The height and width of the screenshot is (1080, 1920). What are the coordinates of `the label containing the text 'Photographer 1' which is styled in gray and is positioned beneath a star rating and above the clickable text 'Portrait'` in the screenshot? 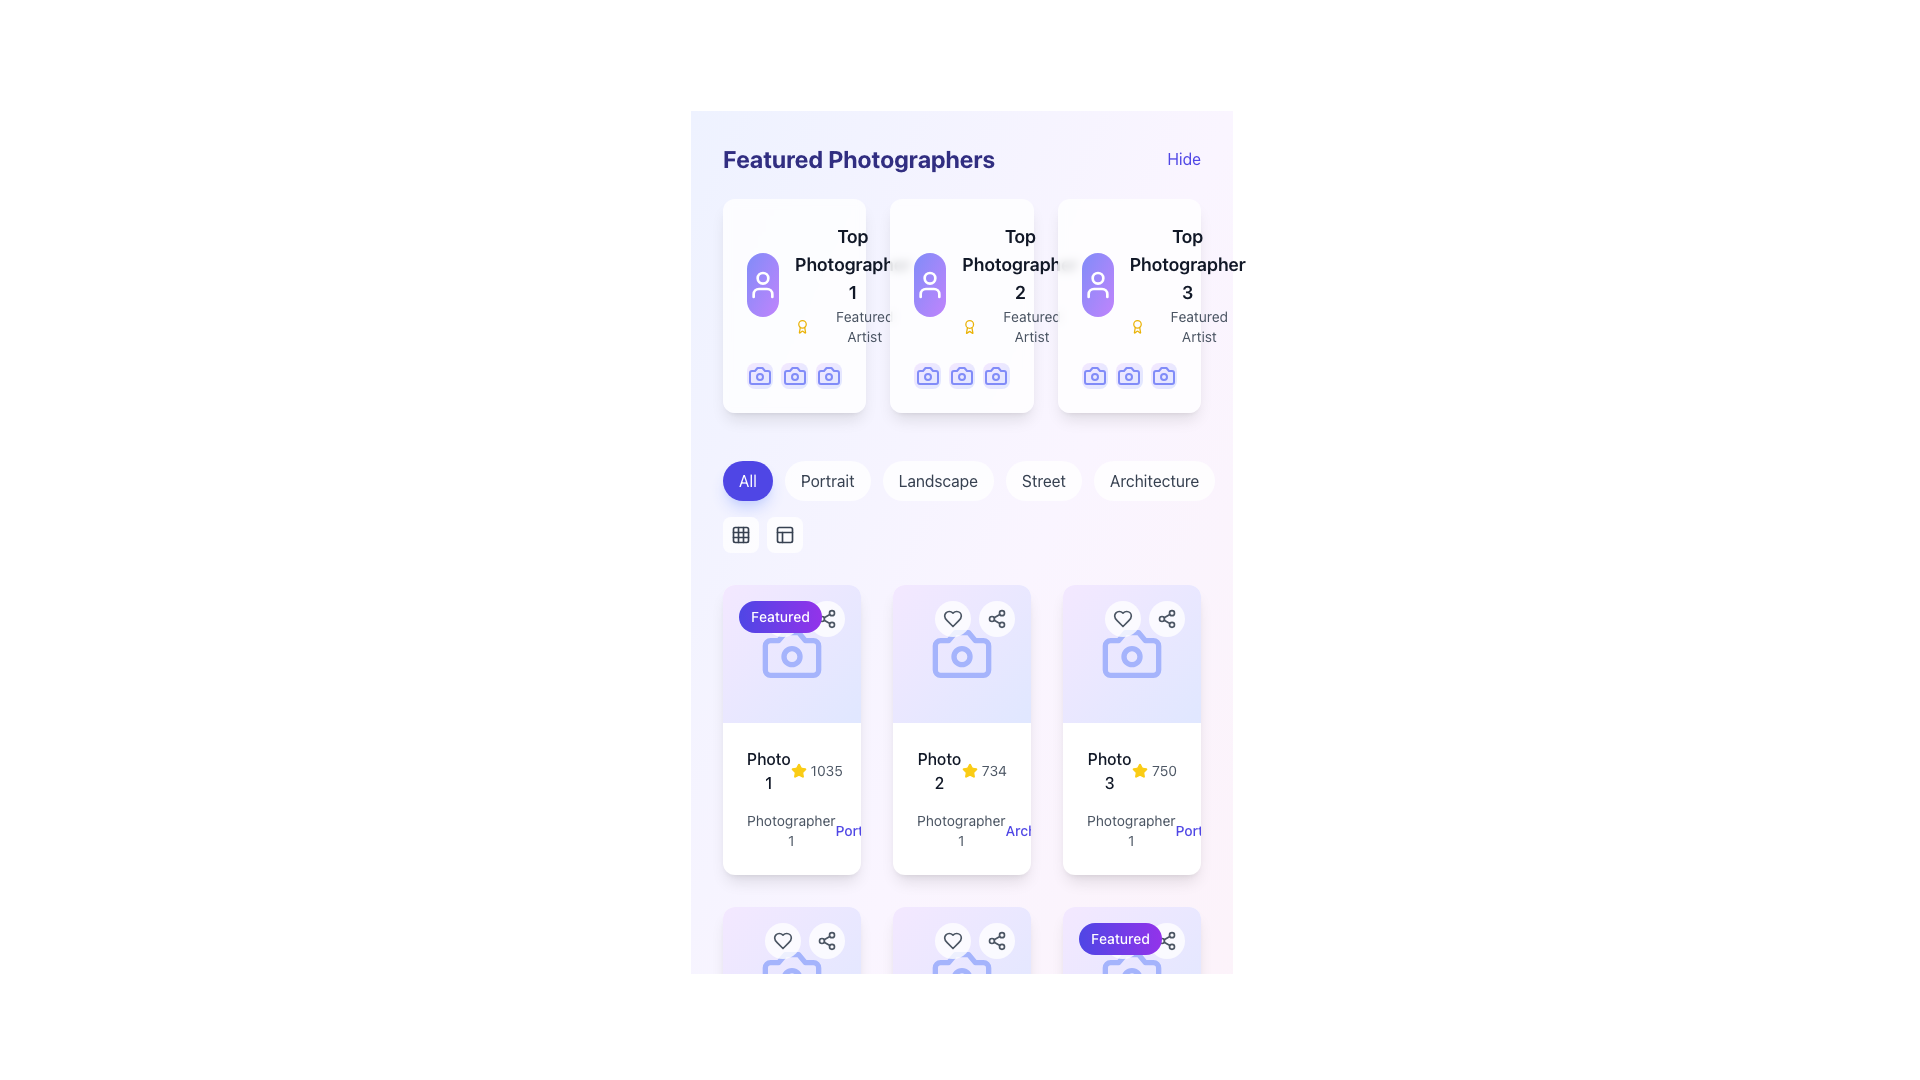 It's located at (791, 830).